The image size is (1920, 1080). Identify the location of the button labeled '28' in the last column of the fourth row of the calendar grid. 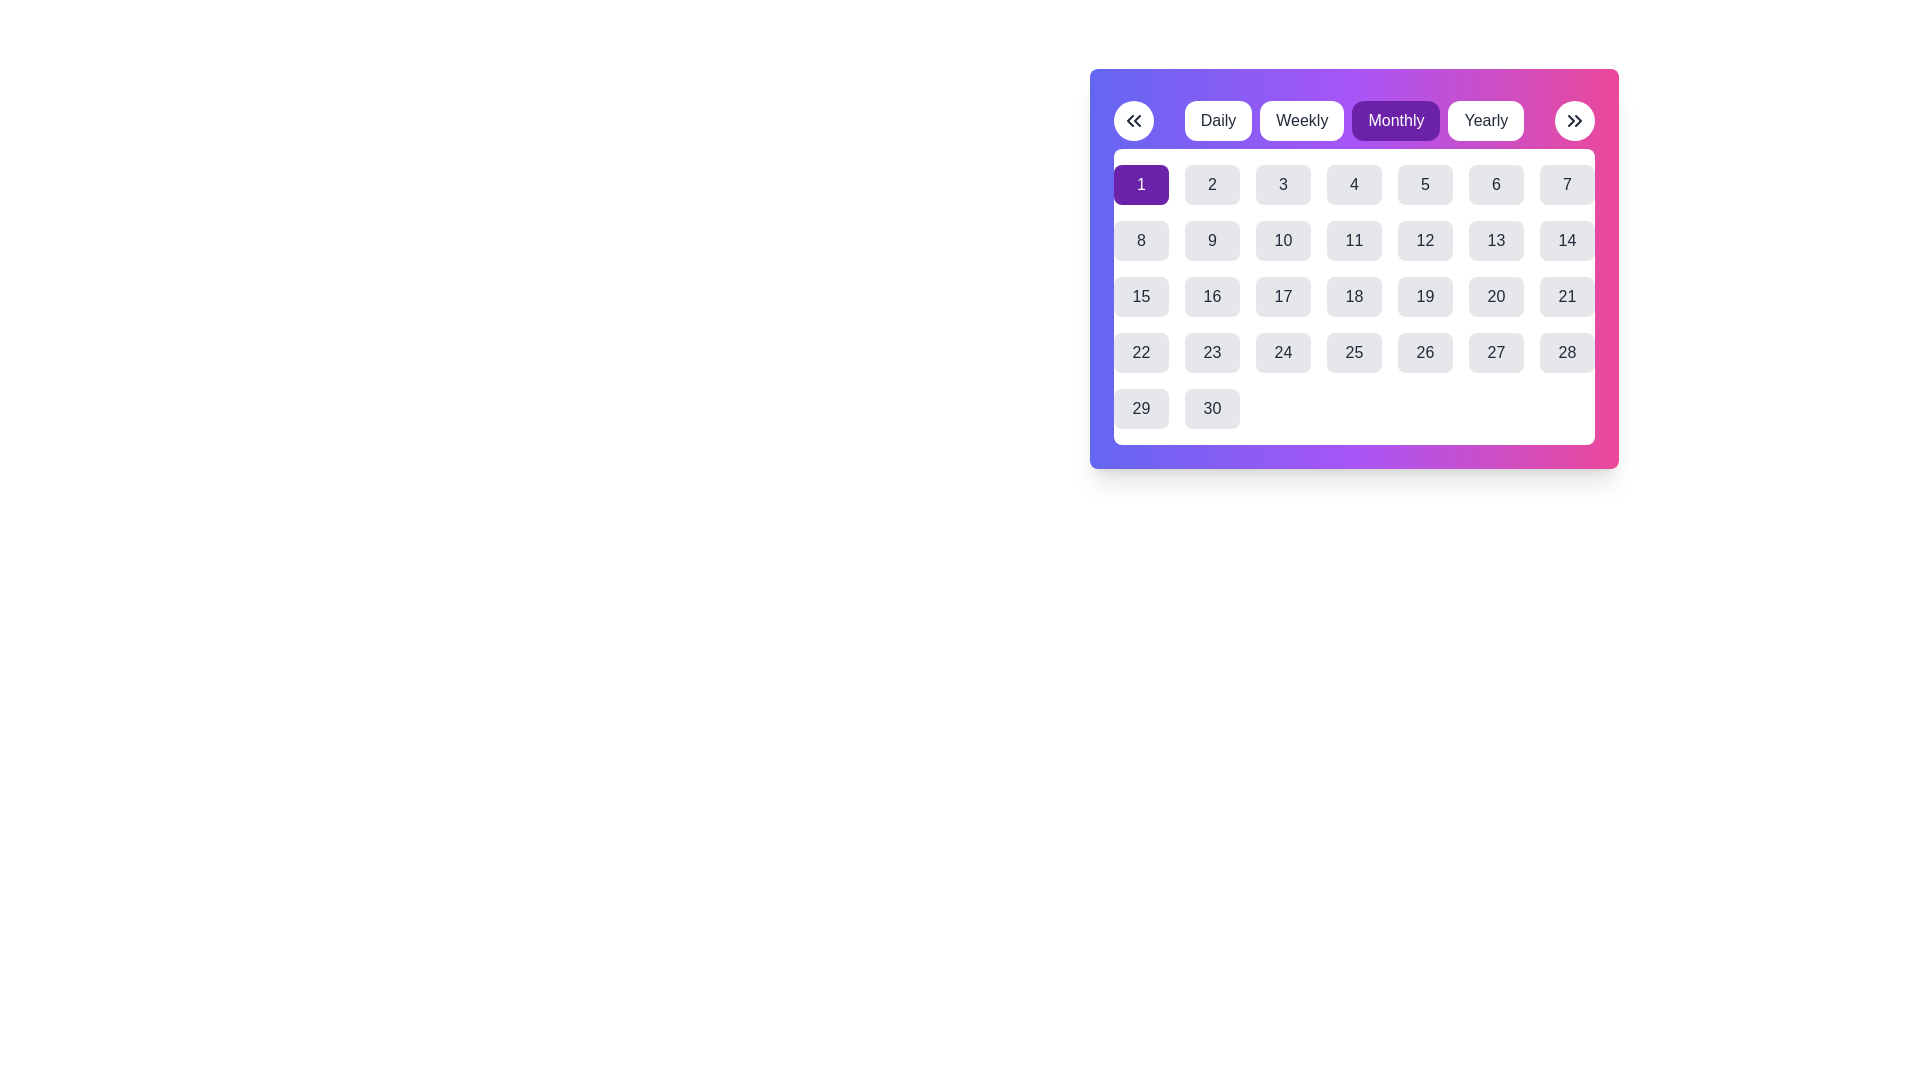
(1566, 352).